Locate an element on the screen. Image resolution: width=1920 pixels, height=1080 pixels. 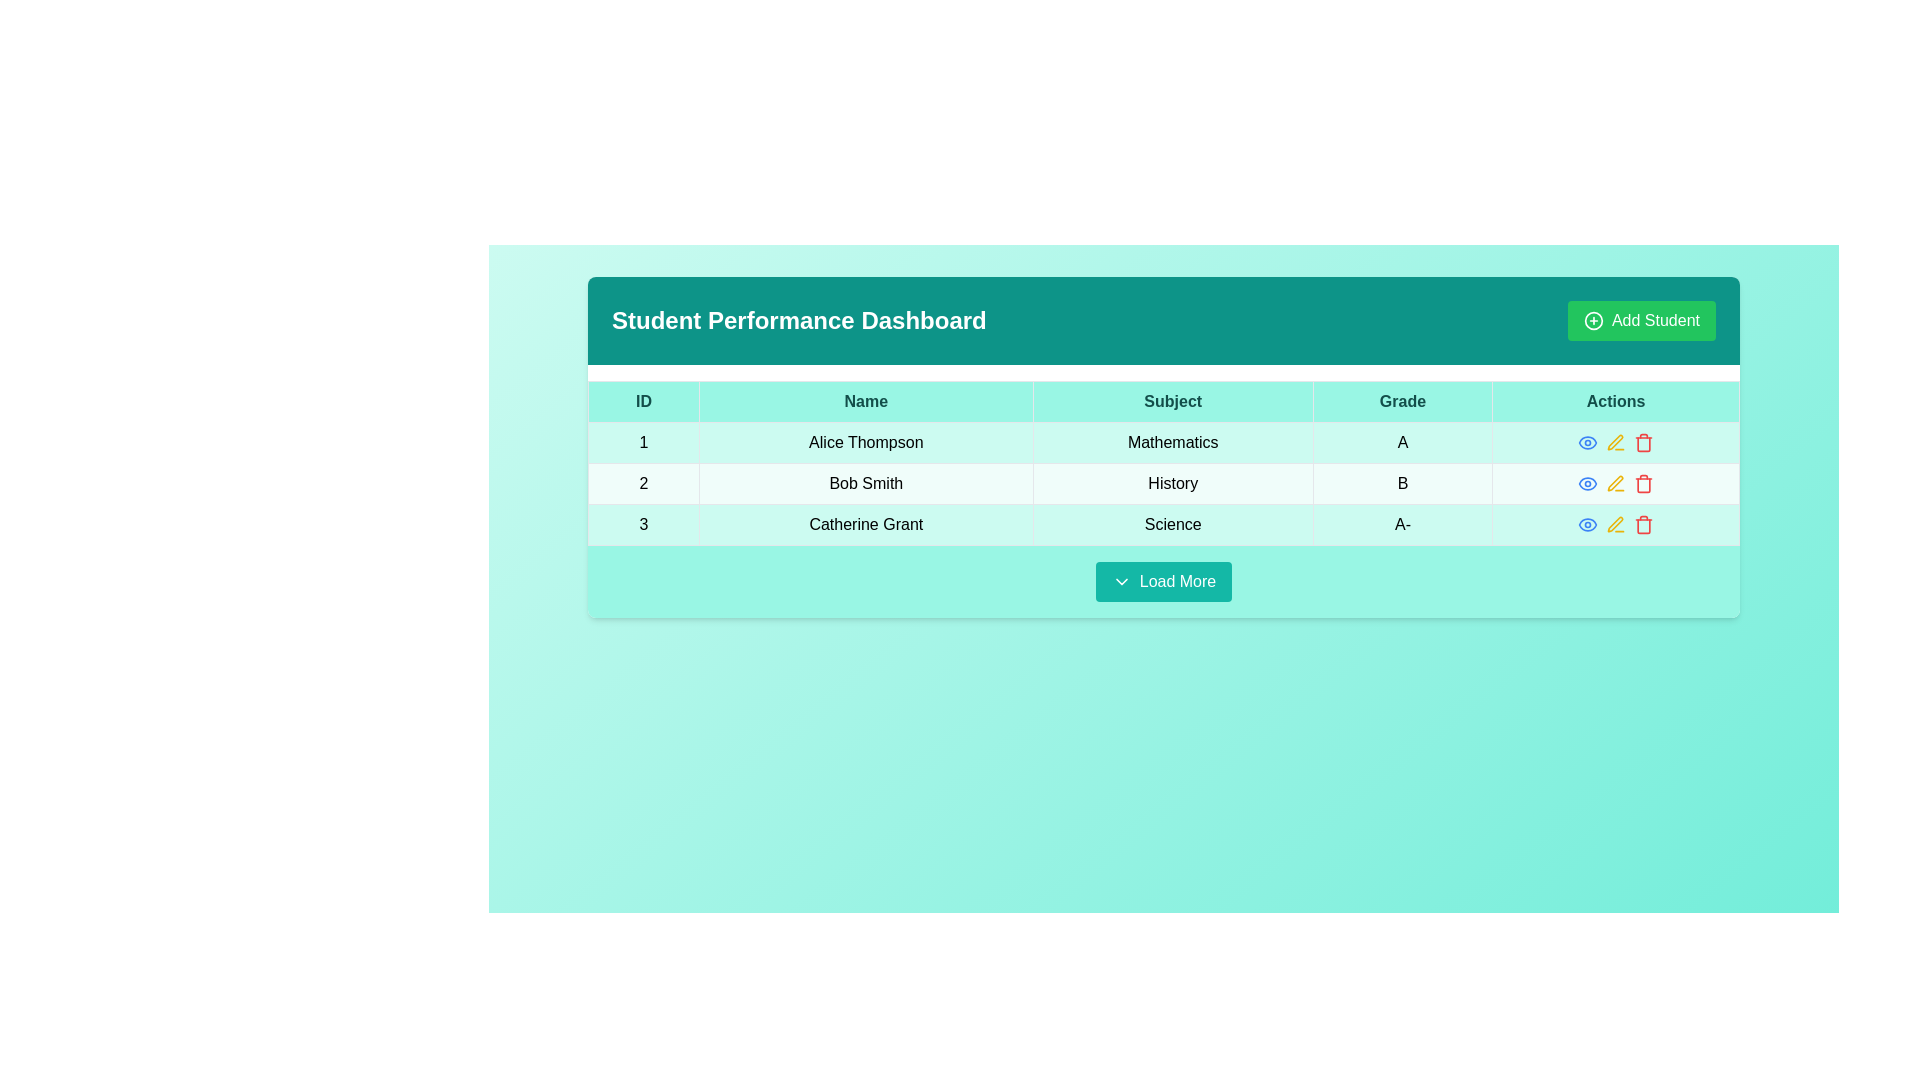
the yellow pencil icon in the Actions column of the second row in the student performance dashboard is located at coordinates (1616, 483).